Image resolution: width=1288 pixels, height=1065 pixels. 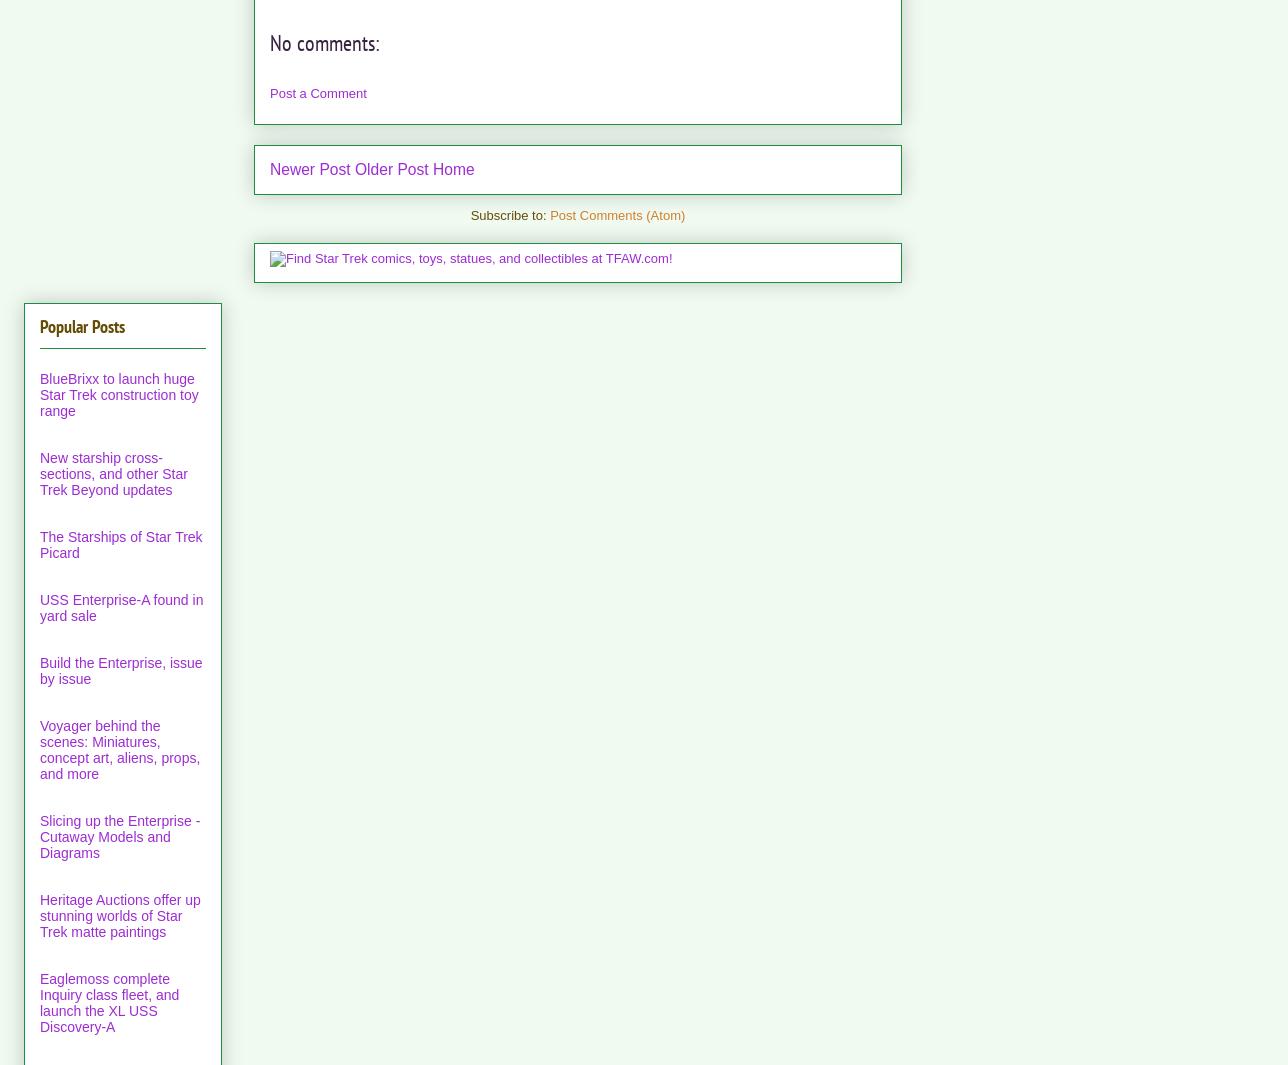 What do you see at coordinates (118, 394) in the screenshot?
I see `'BlueBrixx to launch huge Star Trek construction toy range'` at bounding box center [118, 394].